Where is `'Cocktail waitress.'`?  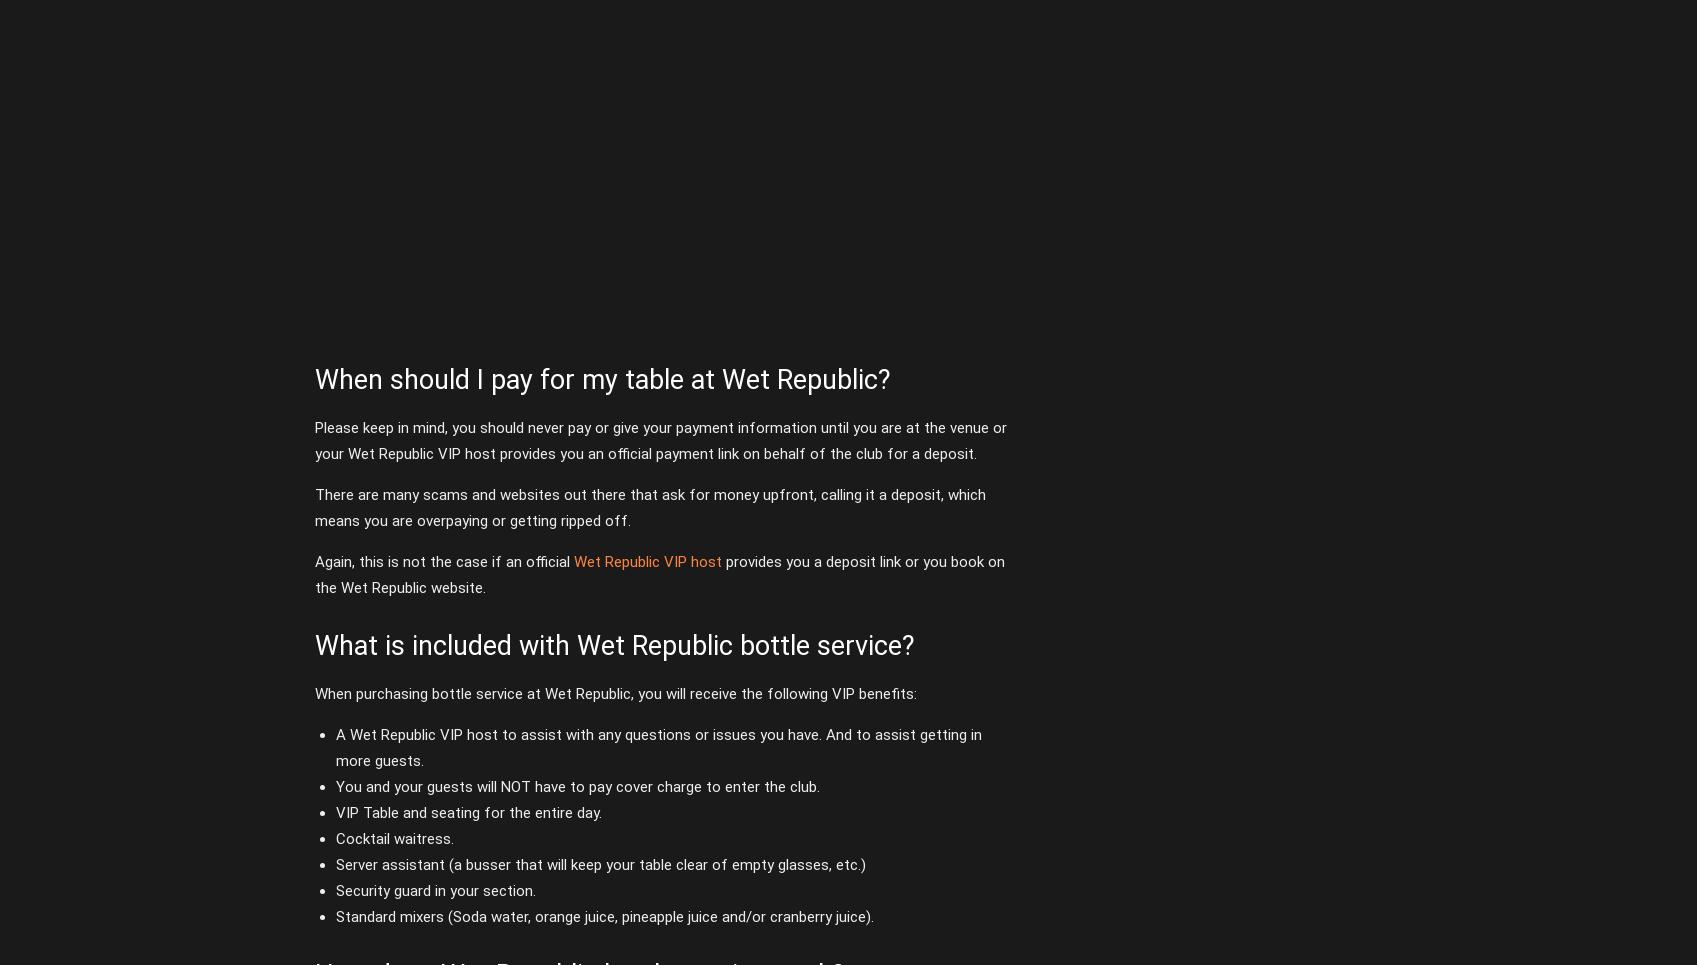
'Cocktail waitress.' is located at coordinates (393, 837).